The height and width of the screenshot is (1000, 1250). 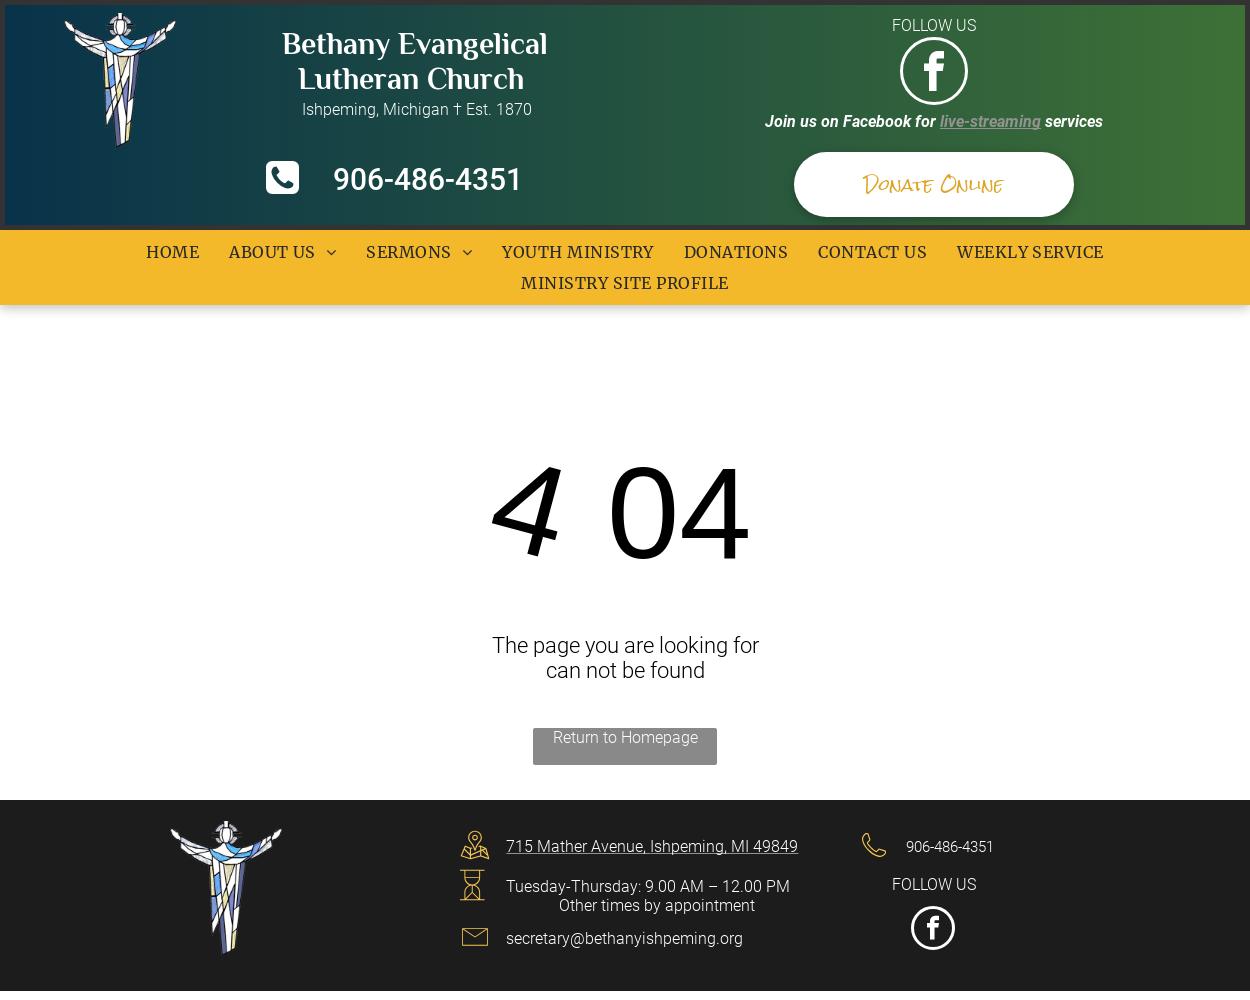 I want to click on 'MINISTRY SITE PROFILE', so click(x=623, y=282).